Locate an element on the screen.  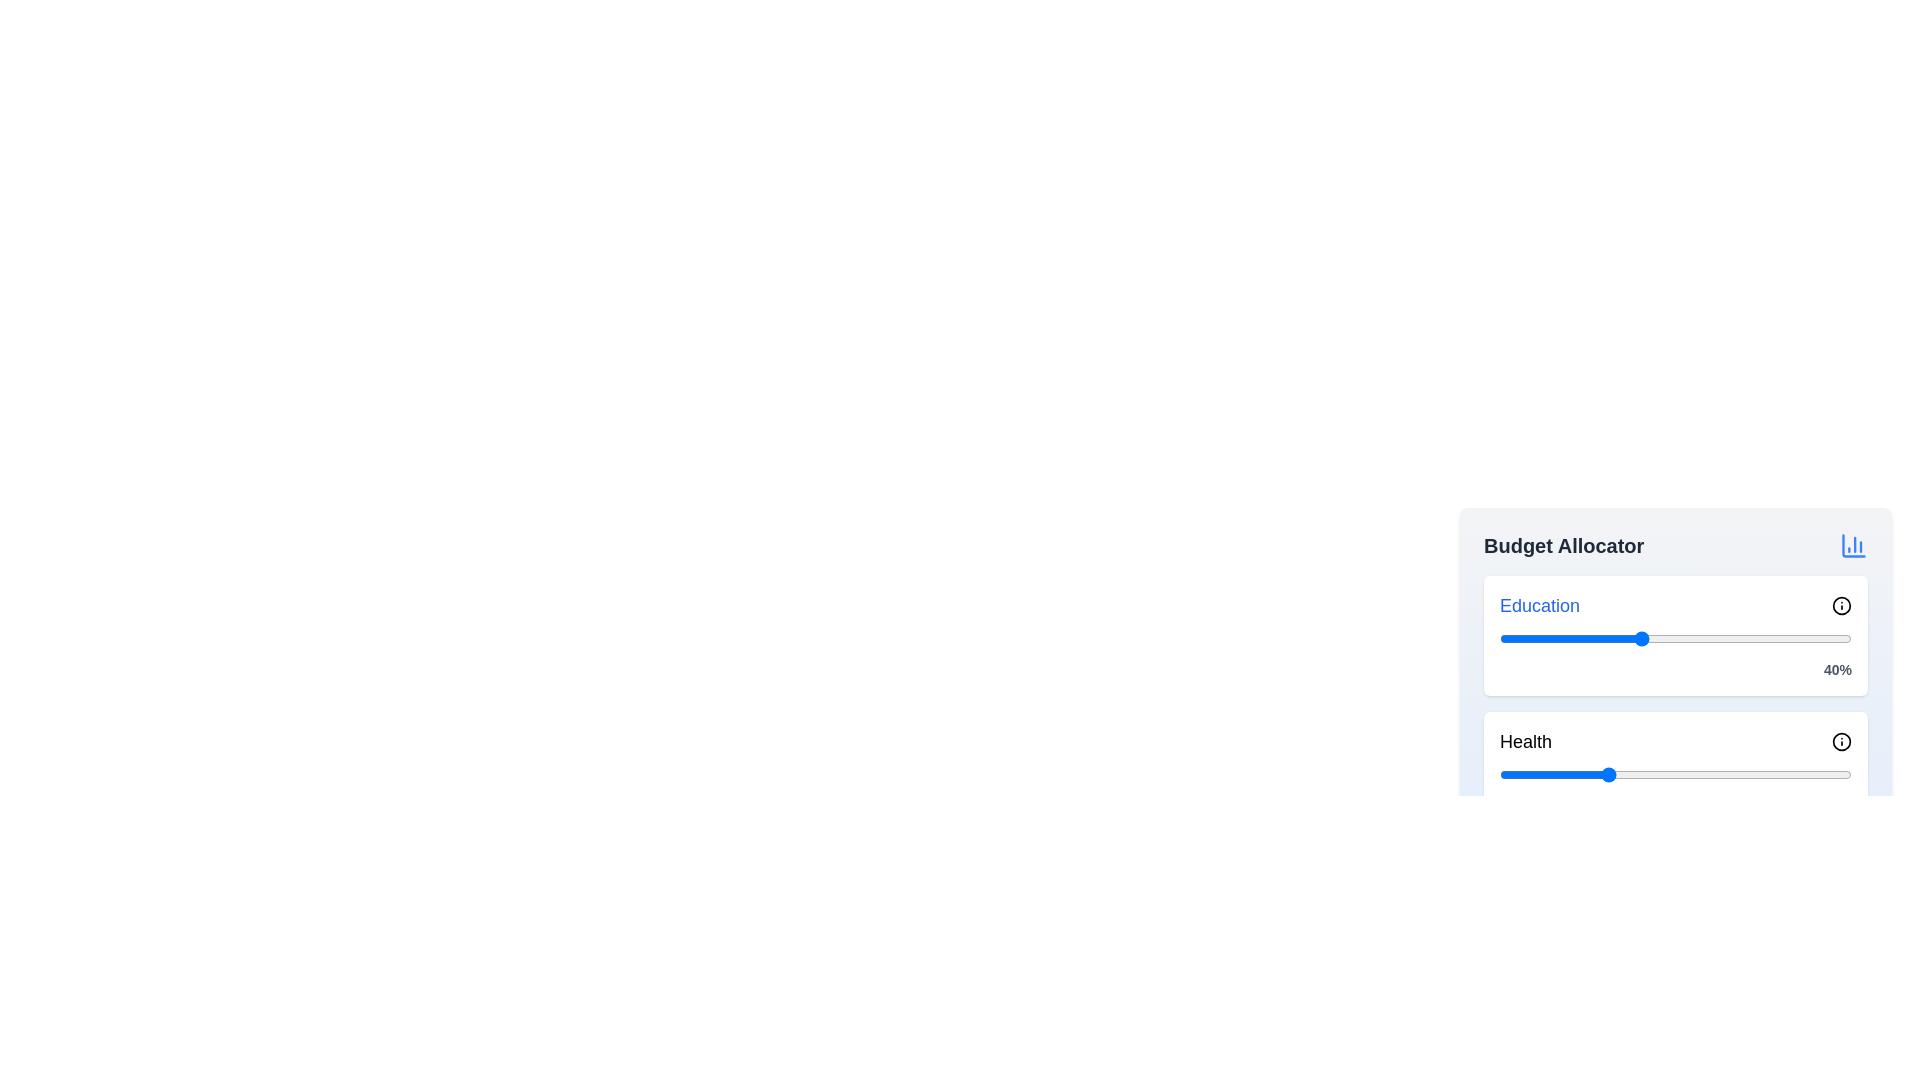
the BarChart3 icon to access additional functionality is located at coordinates (1852, 546).